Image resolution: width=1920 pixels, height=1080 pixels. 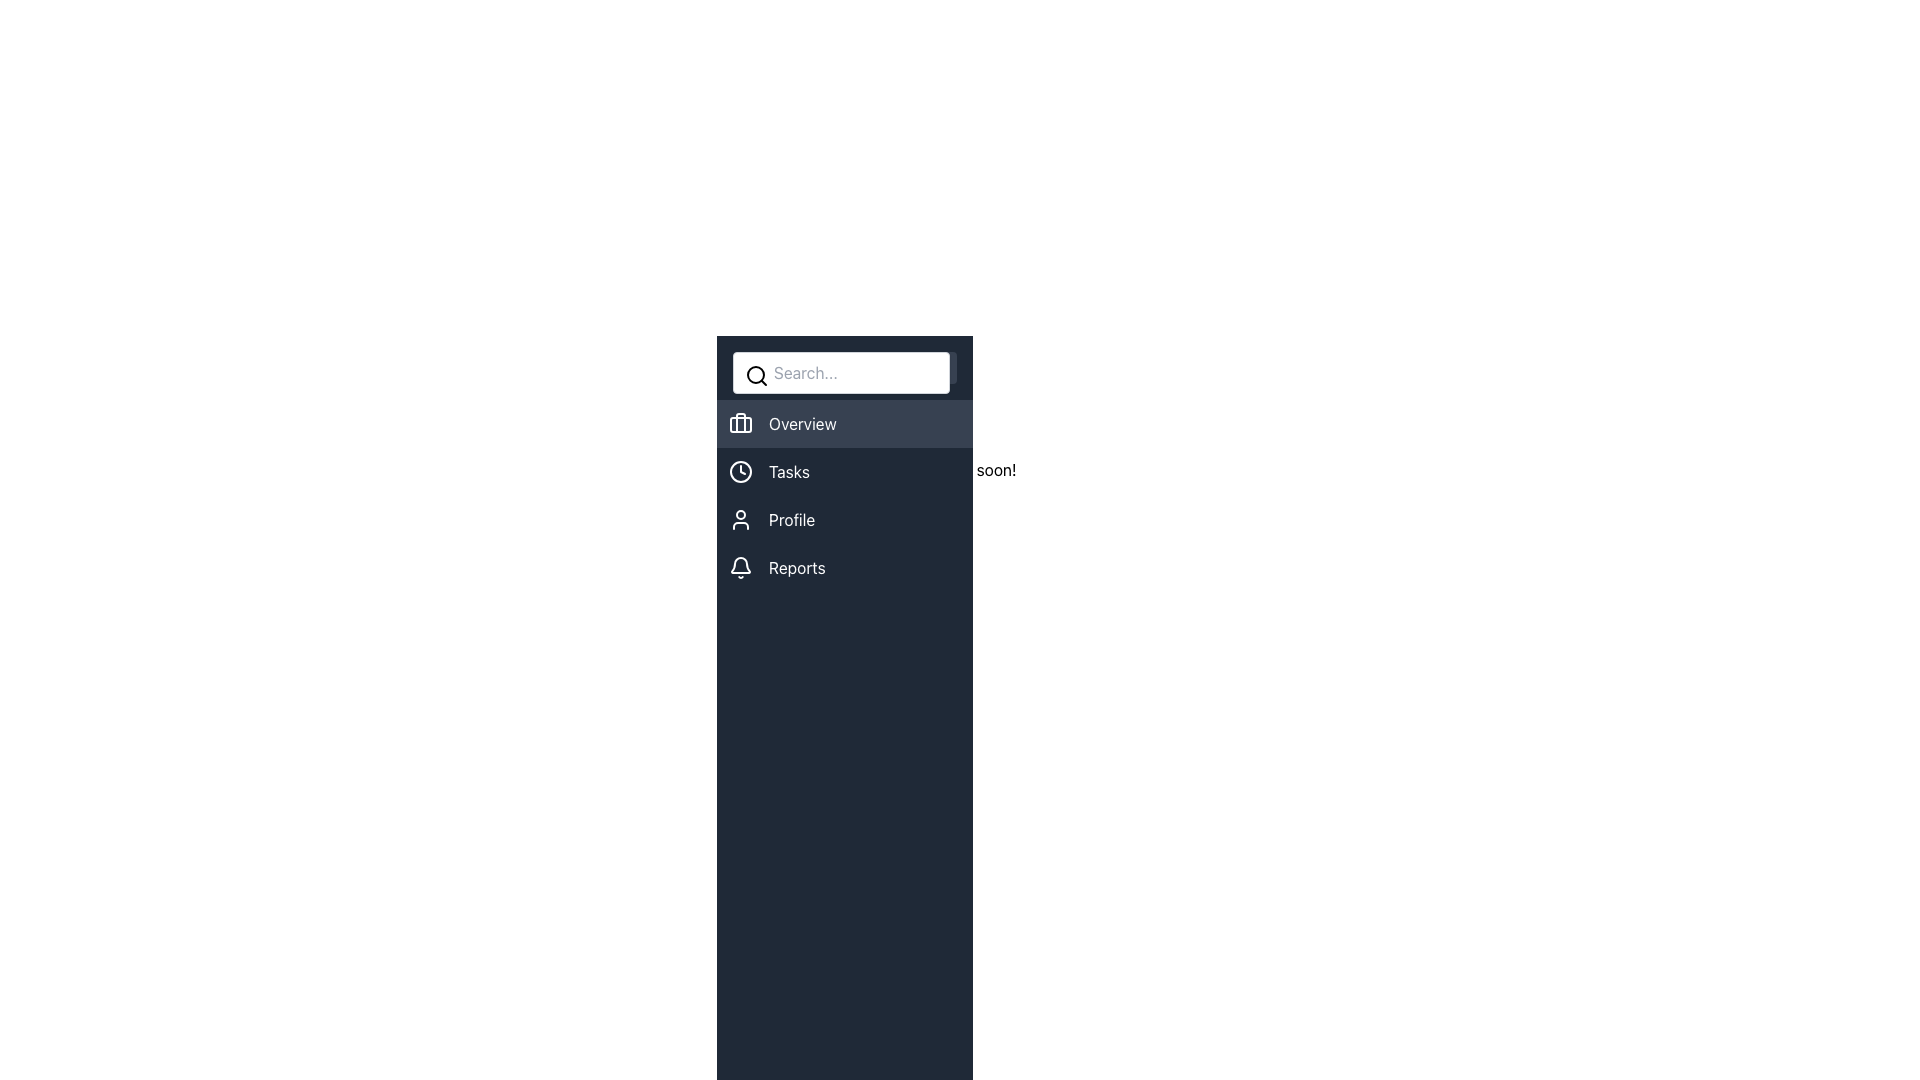 I want to click on the user profile text label located in the vertical navigation bar, which is the third option beneath 'Tasks' and above 'Reports', so click(x=791, y=519).